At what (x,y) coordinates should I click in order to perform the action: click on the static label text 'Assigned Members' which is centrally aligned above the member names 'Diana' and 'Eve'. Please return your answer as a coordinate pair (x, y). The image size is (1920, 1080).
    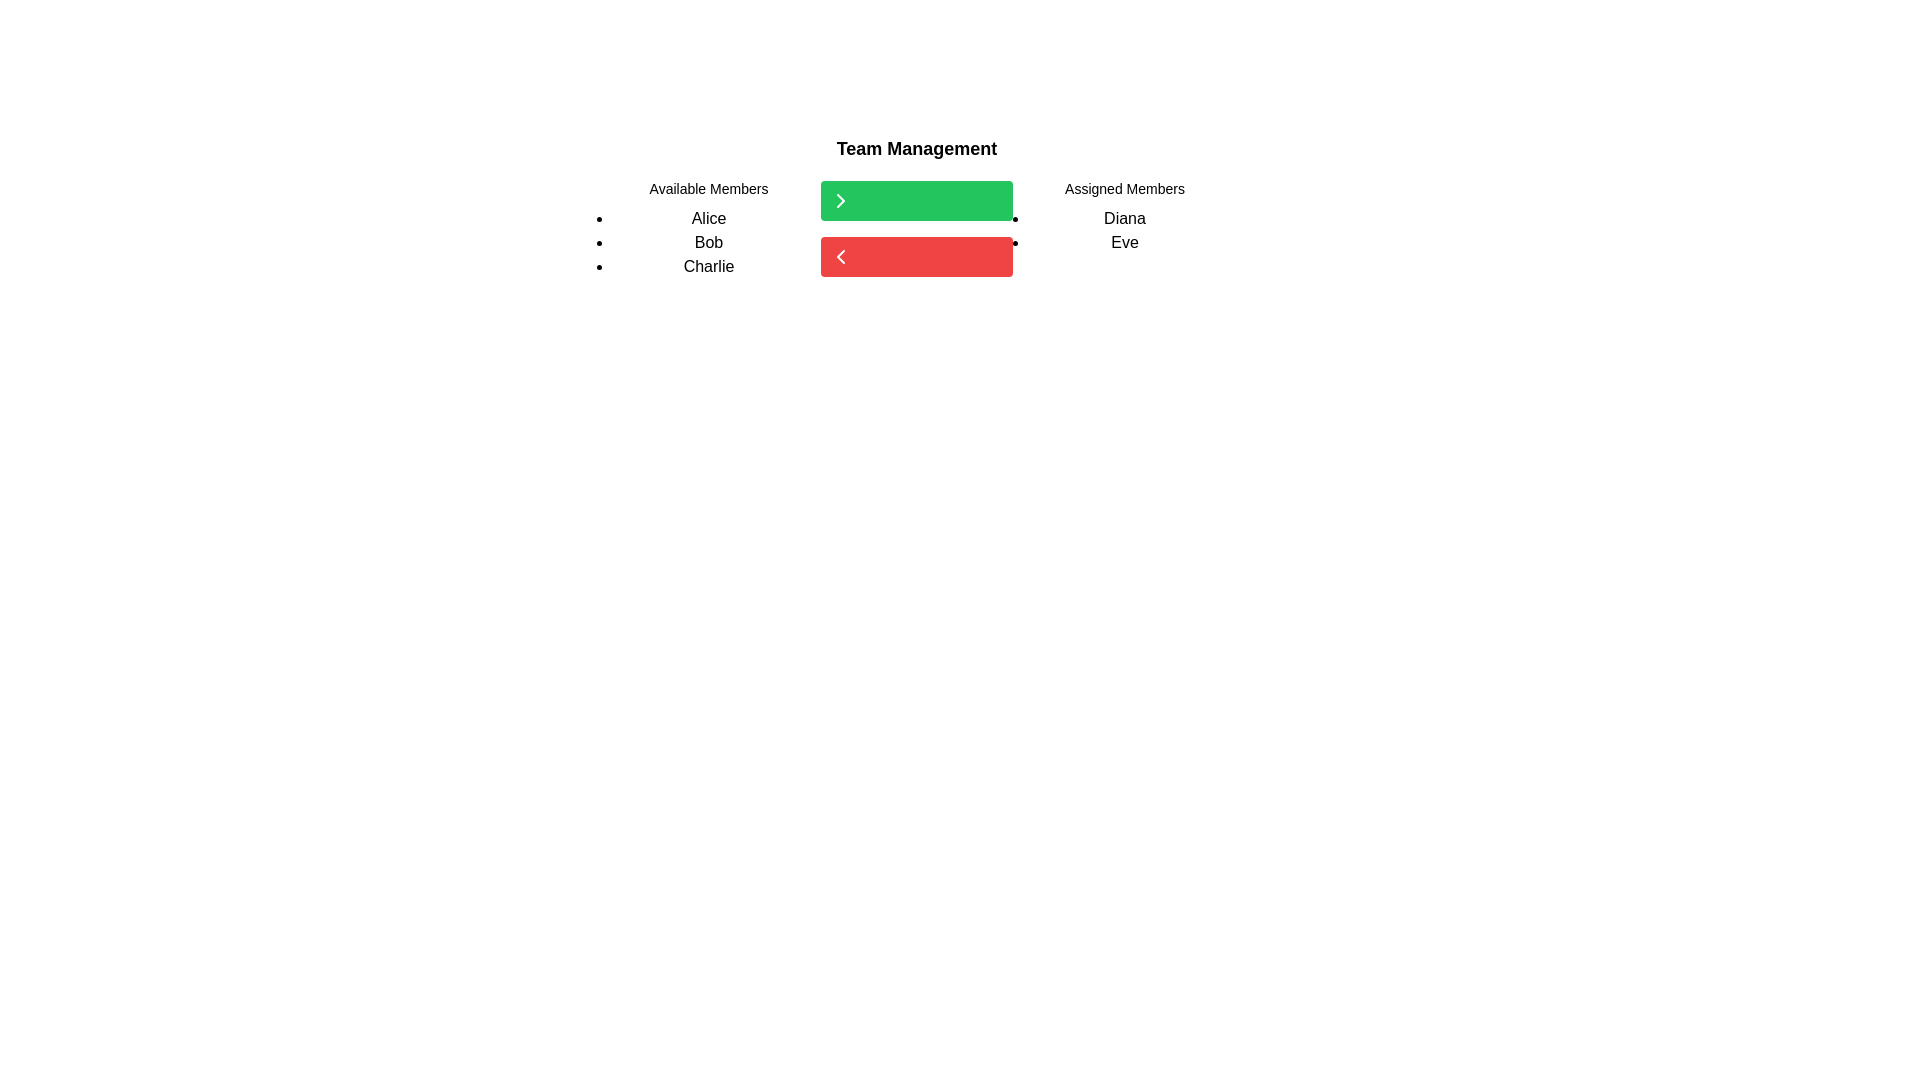
    Looking at the image, I should click on (1124, 189).